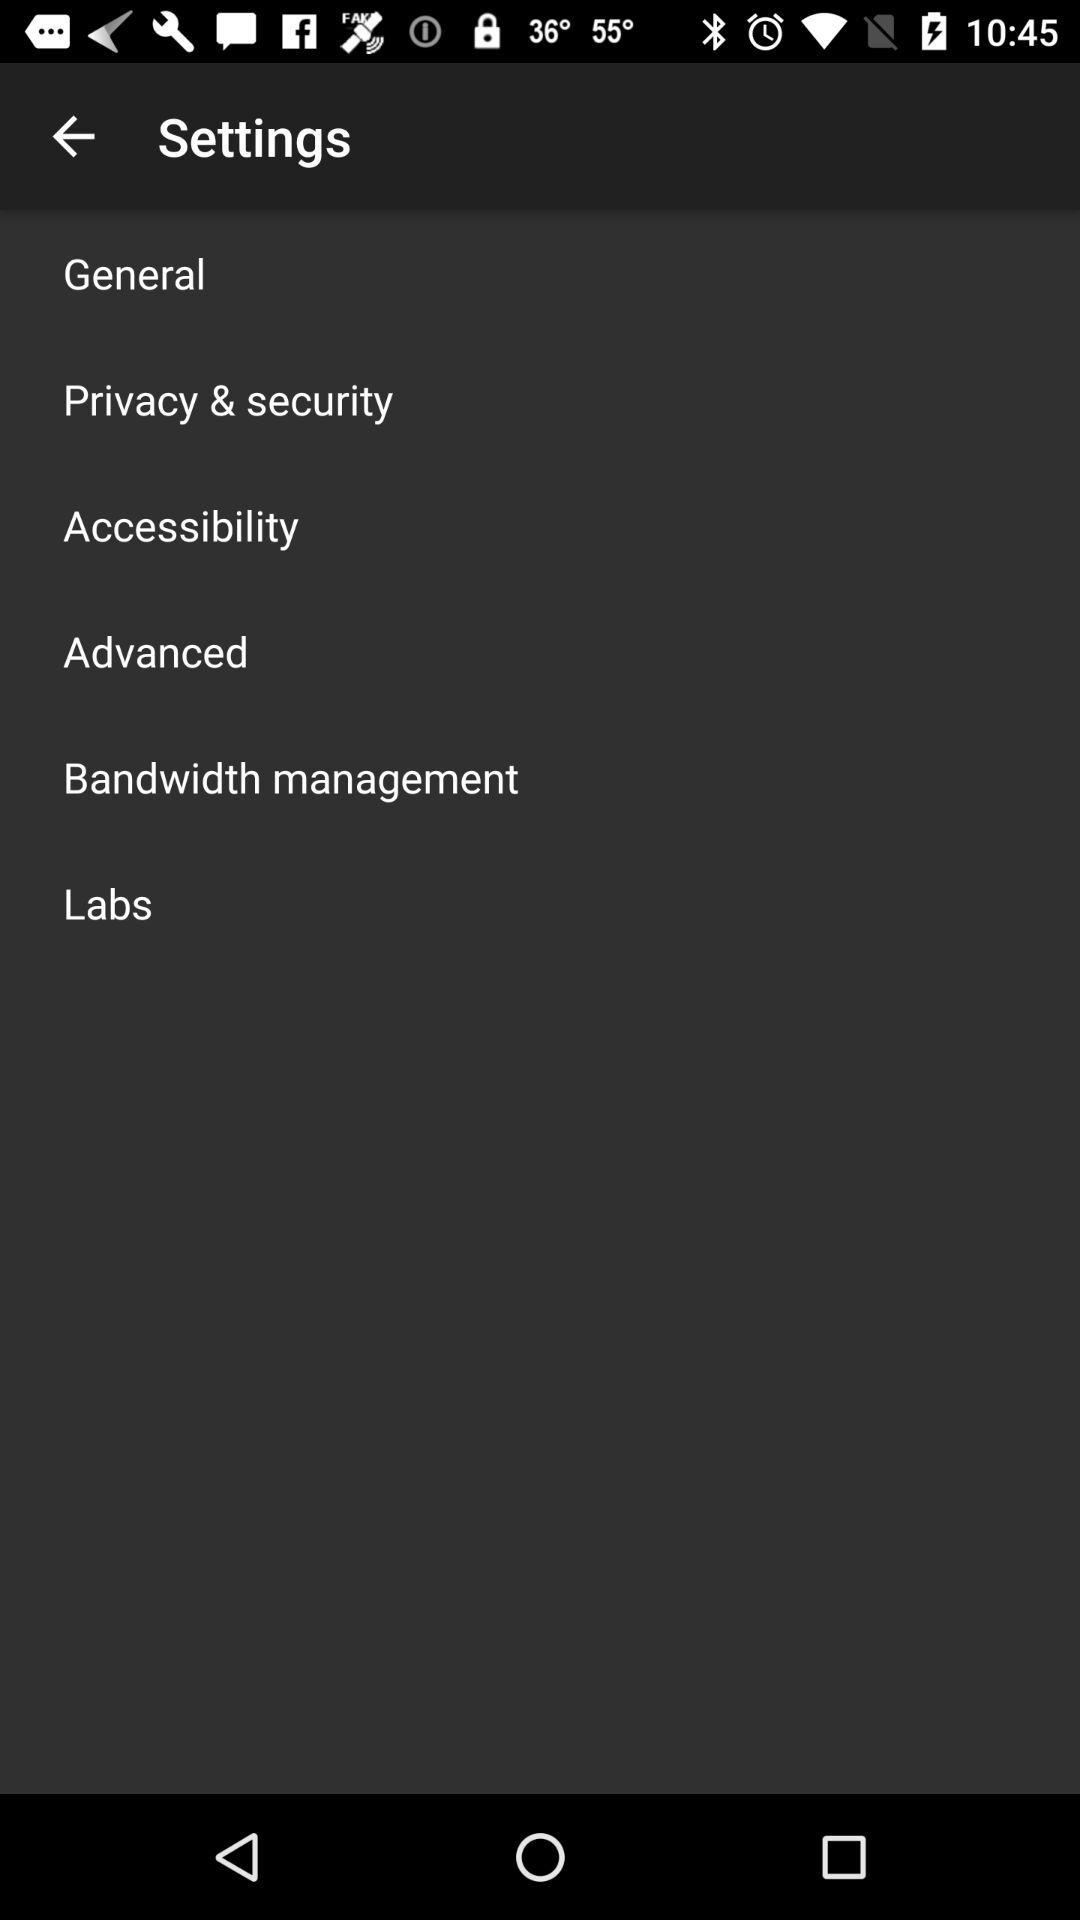 The width and height of the screenshot is (1080, 1920). What do you see at coordinates (154, 651) in the screenshot?
I see `the app above the bandwidth management` at bounding box center [154, 651].